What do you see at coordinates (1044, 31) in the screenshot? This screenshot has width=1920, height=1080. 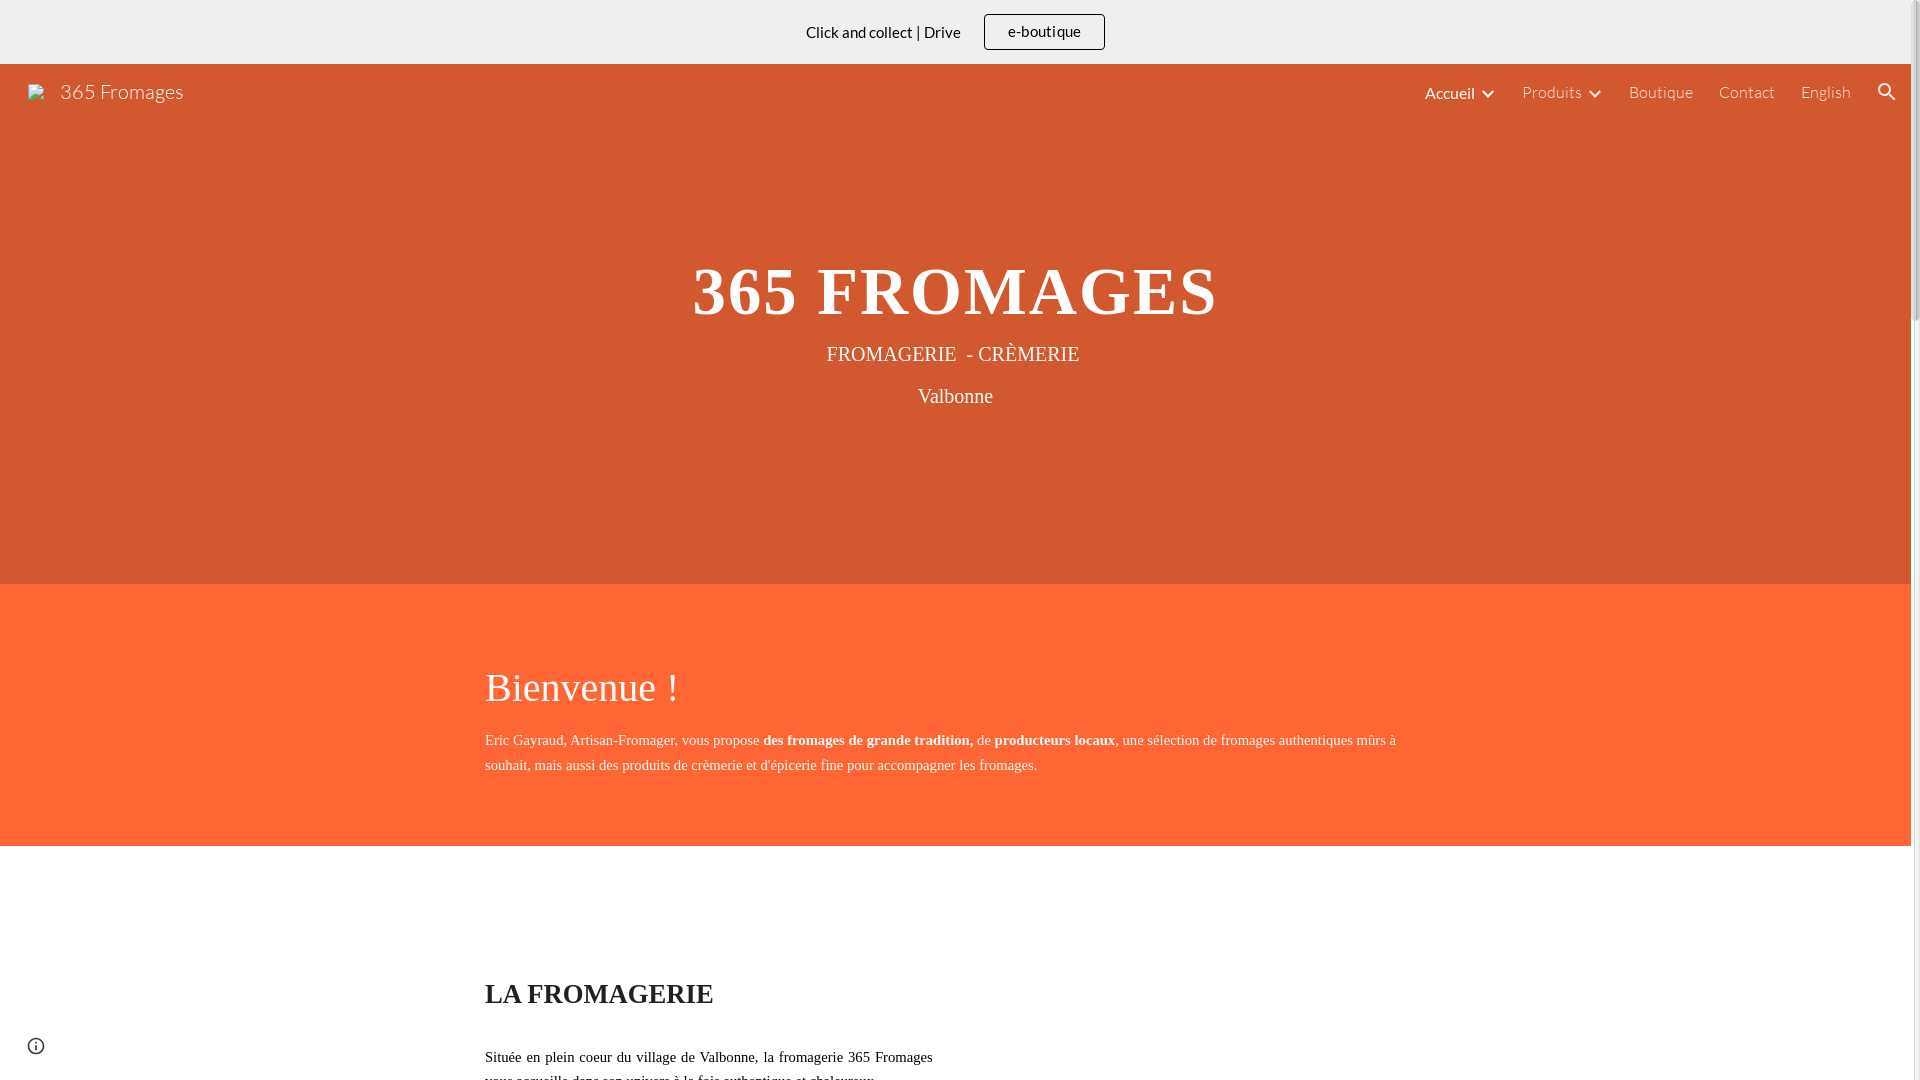 I see `'e-boutique'` at bounding box center [1044, 31].